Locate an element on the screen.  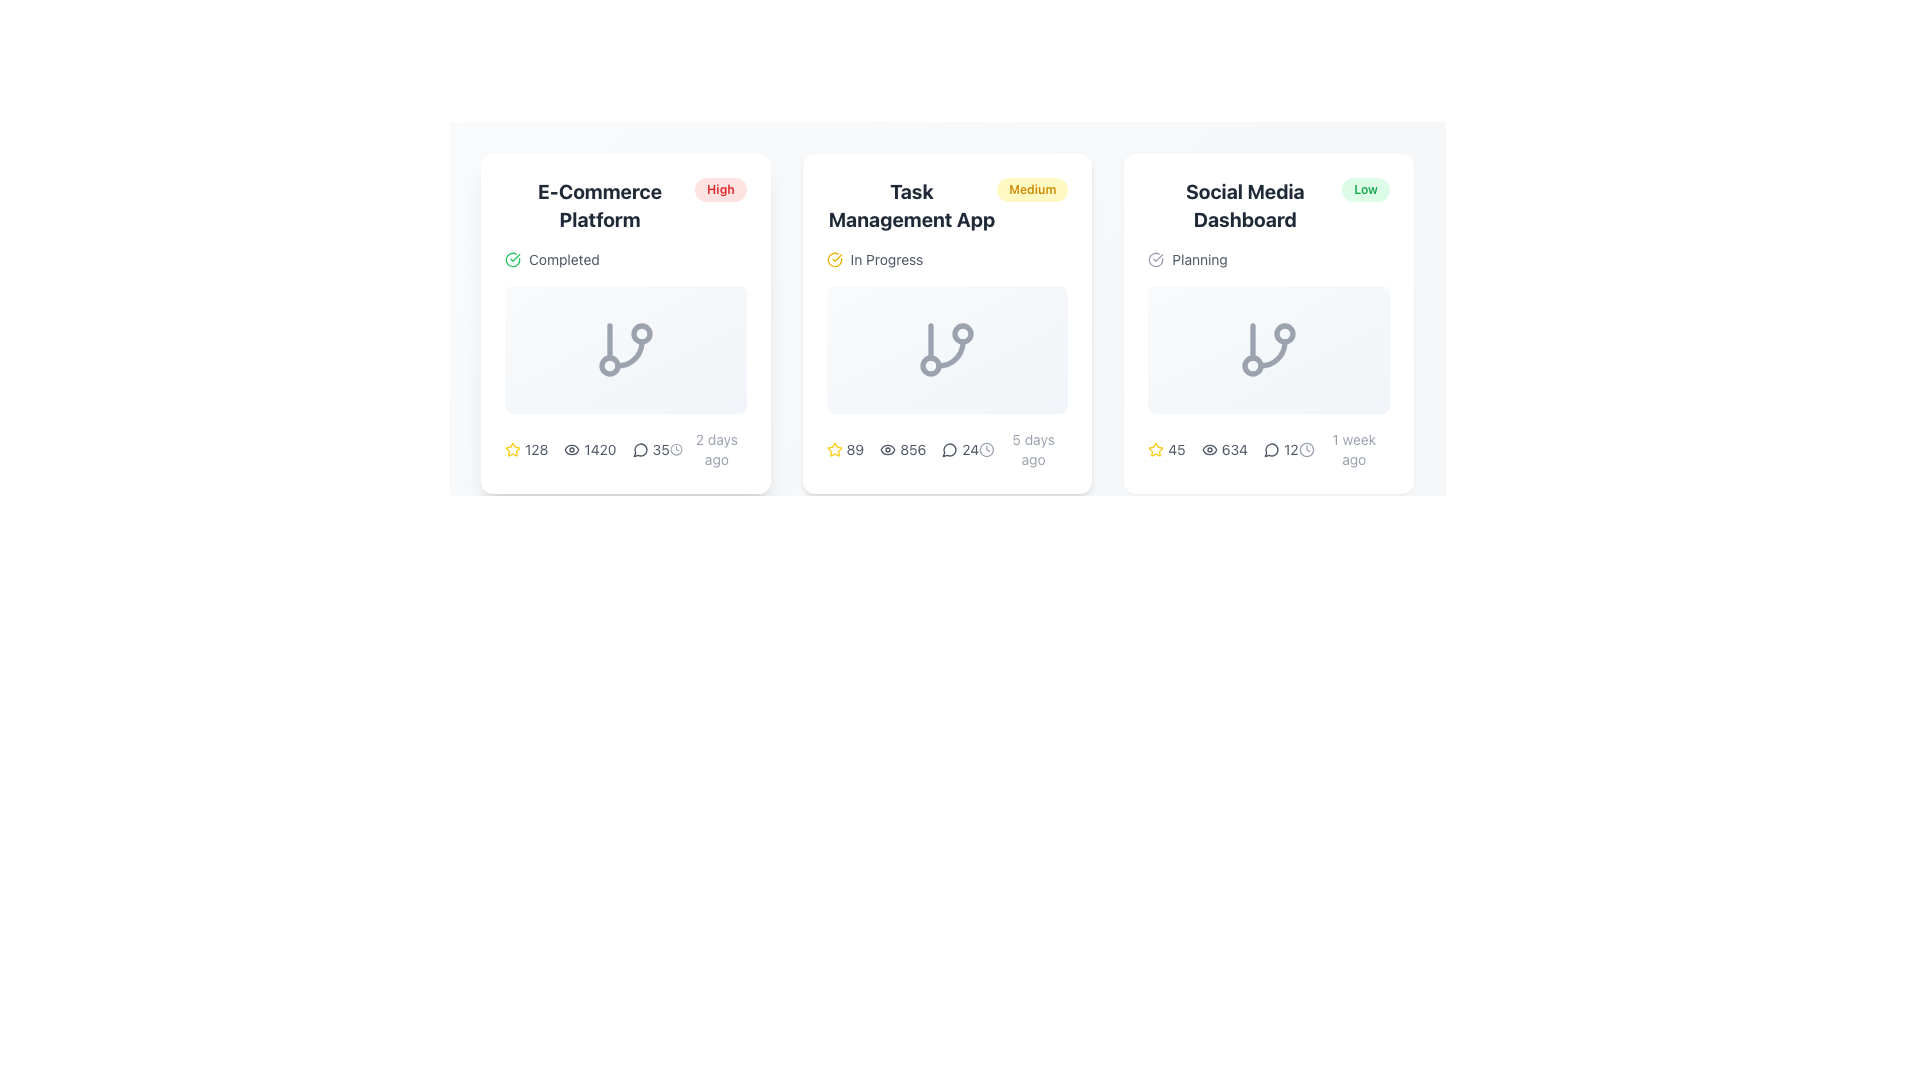
the Message count indicator, which is the third element in the horizontal list at the bottom of the 'Social Media Dashboard' card, displaying the number of comments or messages is located at coordinates (1268, 450).